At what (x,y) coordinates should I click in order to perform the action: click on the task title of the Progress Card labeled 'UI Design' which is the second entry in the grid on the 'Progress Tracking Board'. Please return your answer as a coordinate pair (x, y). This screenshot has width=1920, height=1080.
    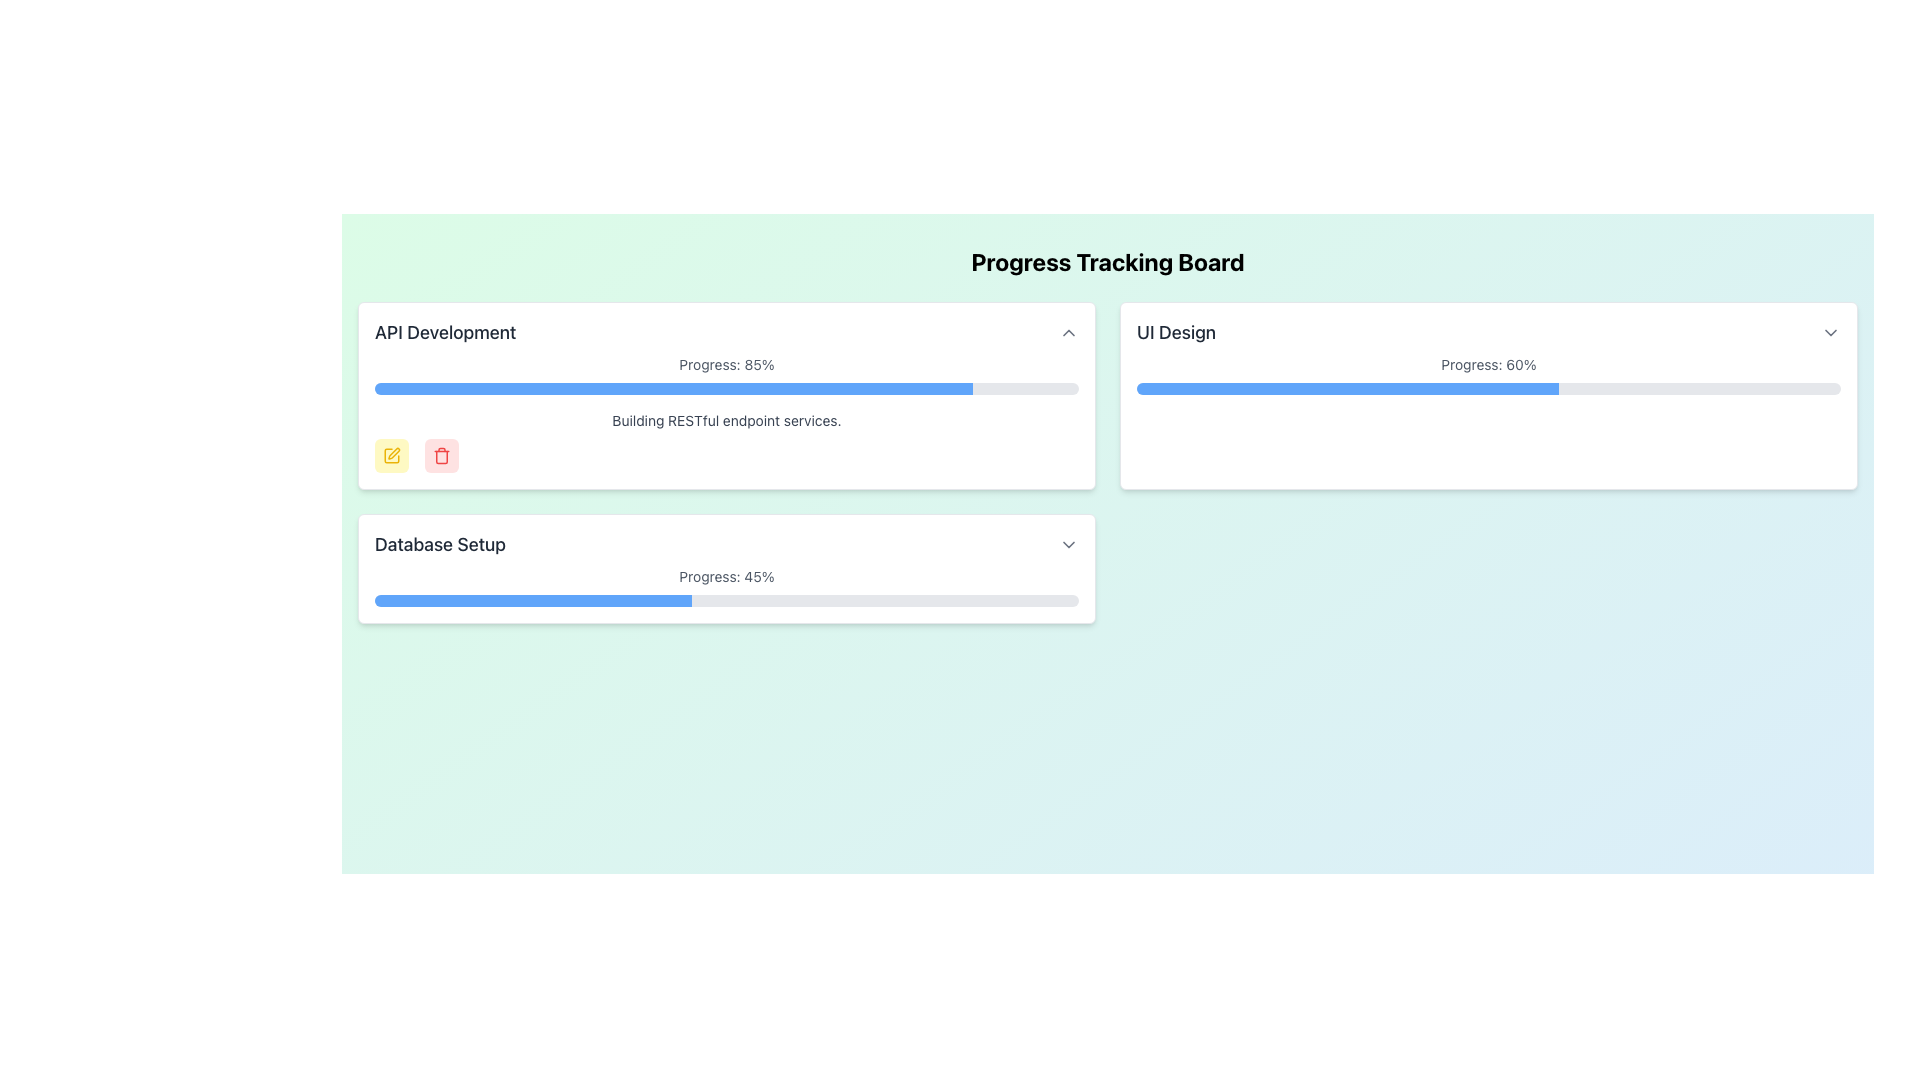
    Looking at the image, I should click on (1488, 396).